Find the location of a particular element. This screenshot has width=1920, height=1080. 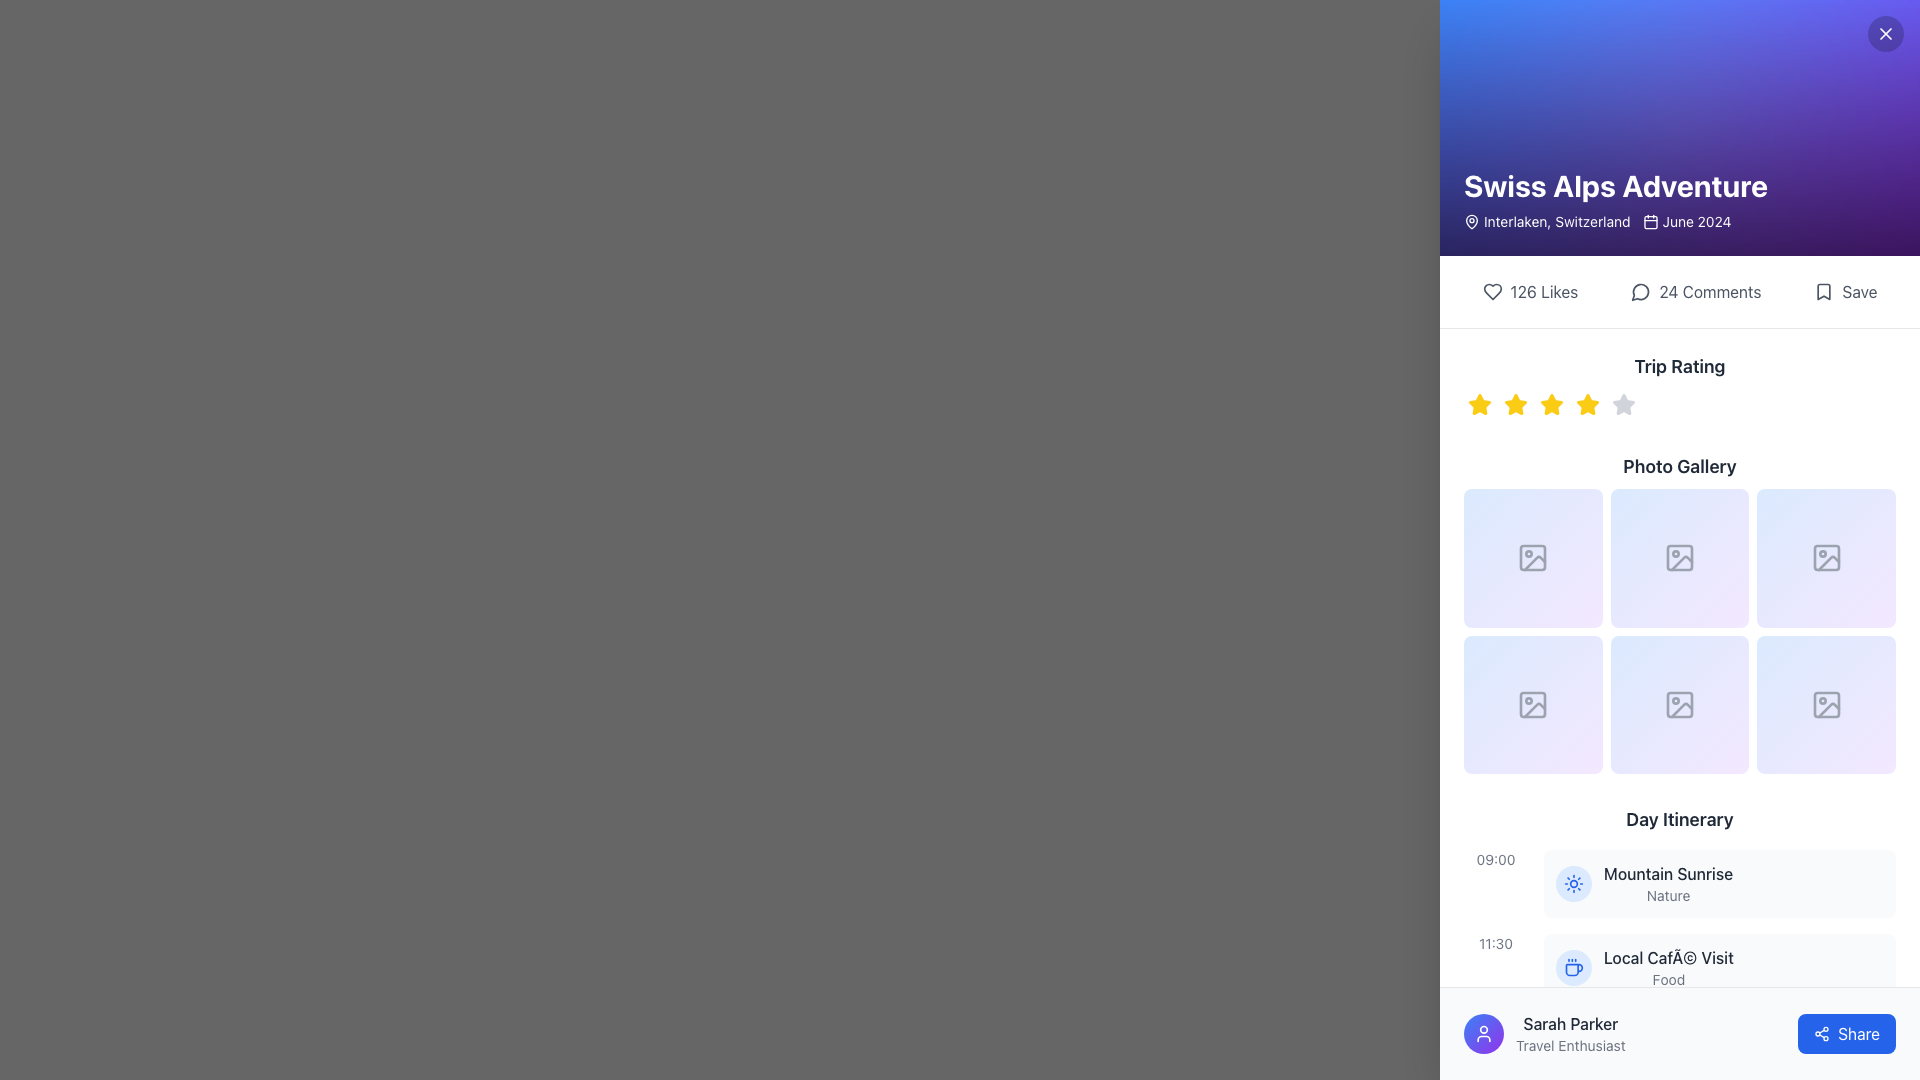

the blue 'Share' button located at the bottom-right of the user interface to initiate sharing is located at coordinates (1846, 1033).